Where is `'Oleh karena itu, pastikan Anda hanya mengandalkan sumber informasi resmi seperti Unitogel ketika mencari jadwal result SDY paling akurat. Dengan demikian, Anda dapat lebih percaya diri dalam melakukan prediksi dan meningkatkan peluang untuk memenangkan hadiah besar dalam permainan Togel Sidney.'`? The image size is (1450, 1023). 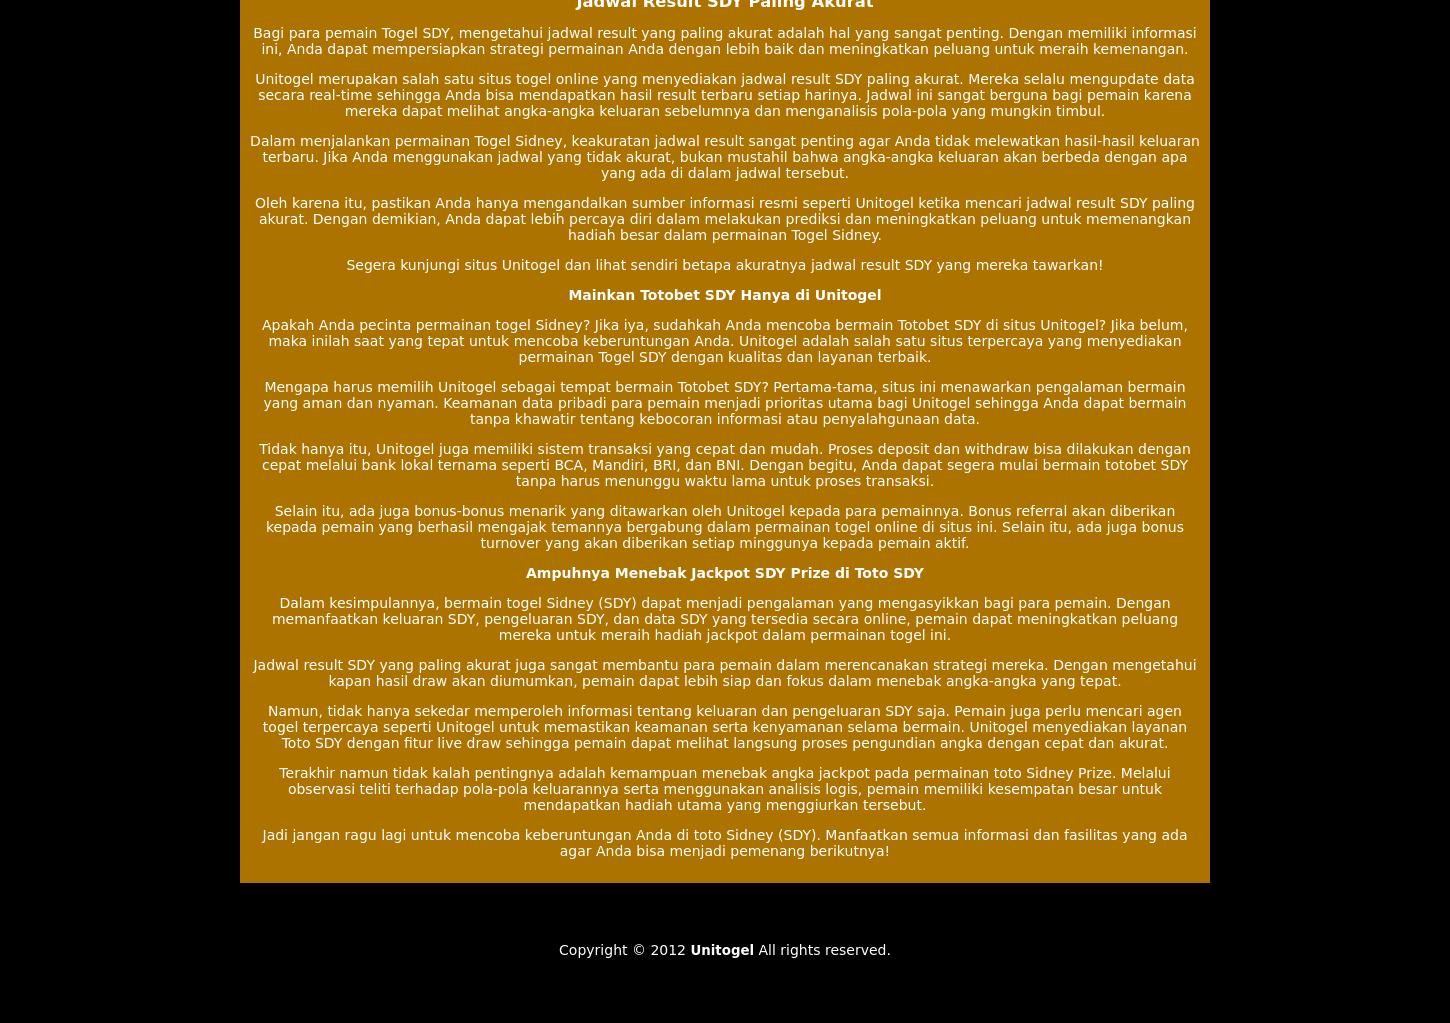
'Oleh karena itu, pastikan Anda hanya mengandalkan sumber informasi resmi seperti Unitogel ketika mencari jadwal result SDY paling akurat. Dengan demikian, Anda dapat lebih percaya diri dalam melakukan prediksi dan meningkatkan peluang untuk memenangkan hadiah besar dalam permainan Togel Sidney.' is located at coordinates (723, 217).